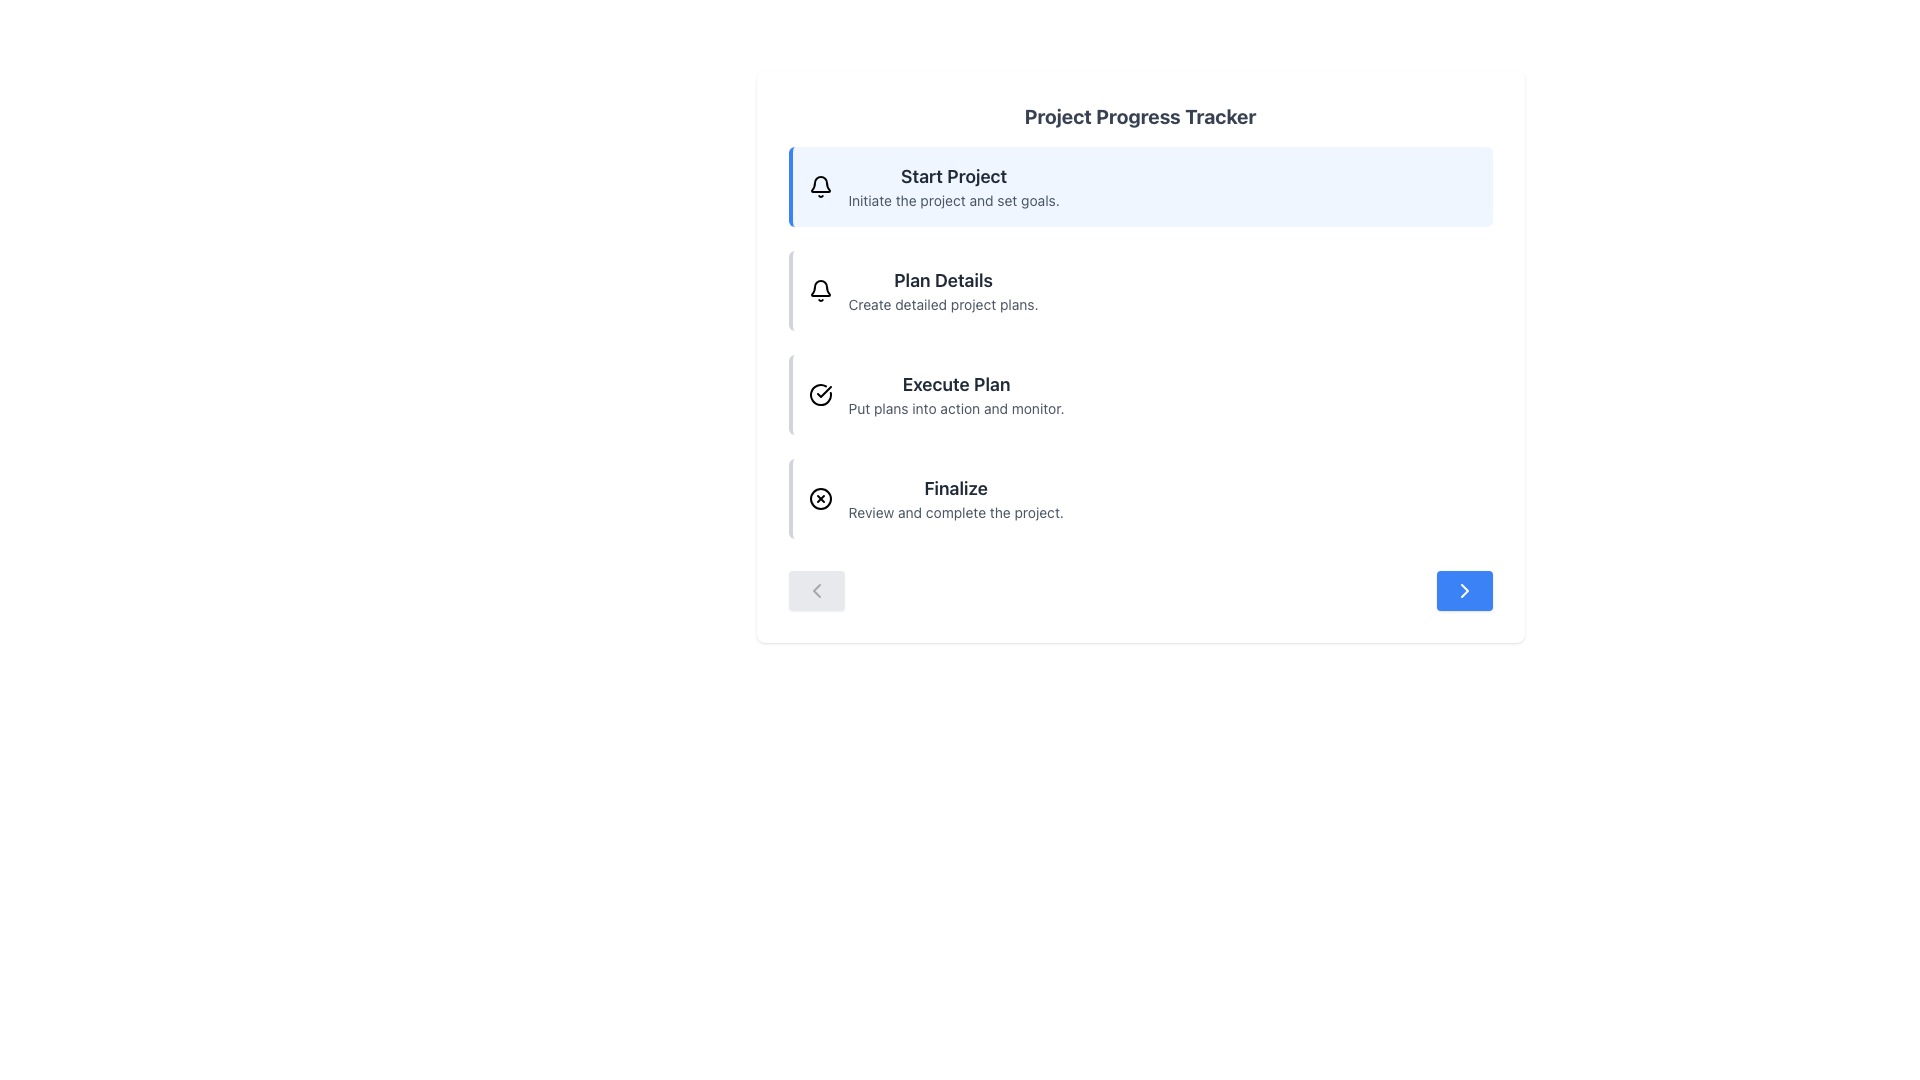 The height and width of the screenshot is (1080, 1920). I want to click on the 'next' or 'proceed' button located at the bottom-right corner of the displayed content area, part of the navigation controls, so click(1464, 589).